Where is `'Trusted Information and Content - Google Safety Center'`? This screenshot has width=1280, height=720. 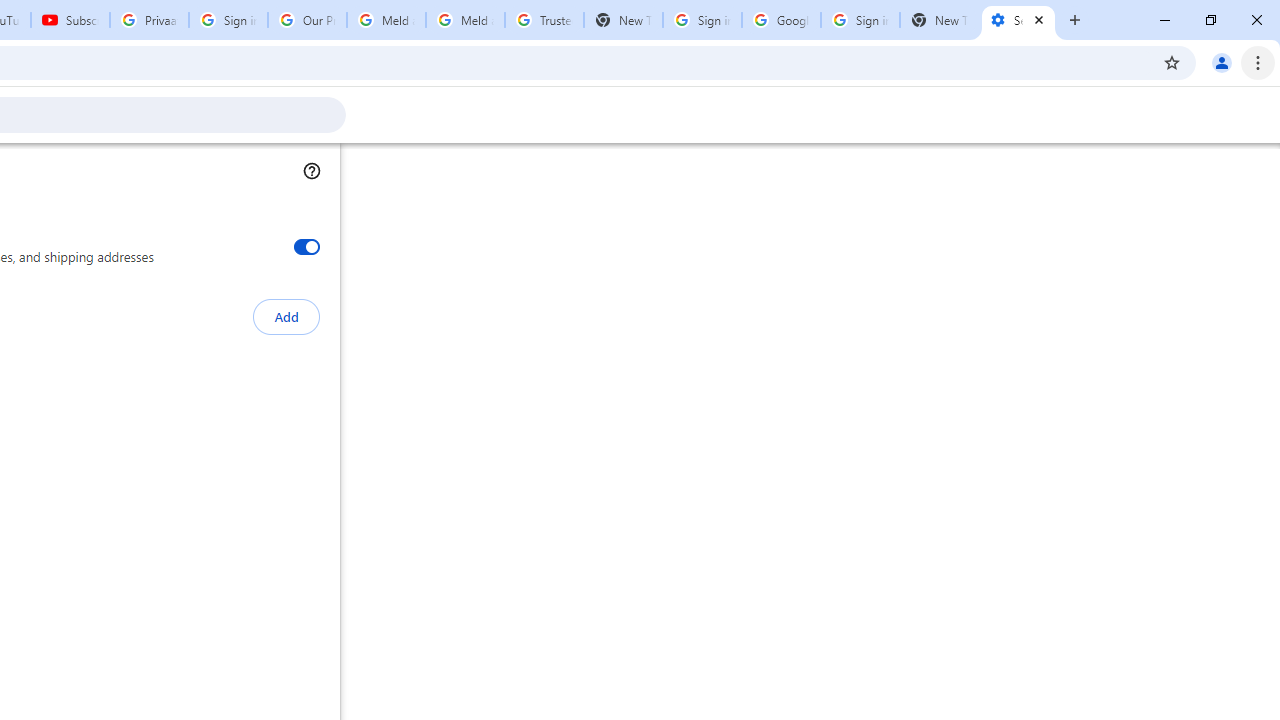
'Trusted Information and Content - Google Safety Center' is located at coordinates (544, 20).